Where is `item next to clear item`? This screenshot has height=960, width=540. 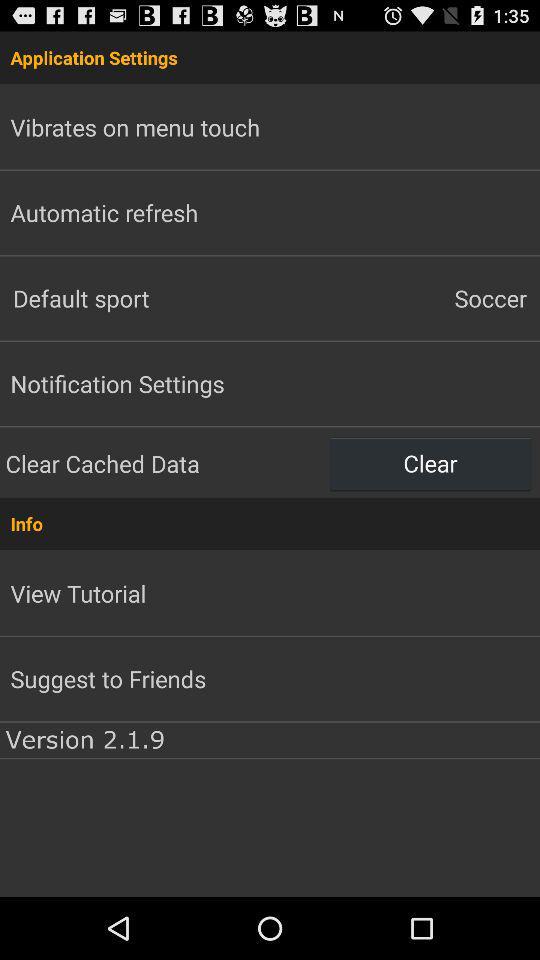
item next to clear item is located at coordinates (164, 463).